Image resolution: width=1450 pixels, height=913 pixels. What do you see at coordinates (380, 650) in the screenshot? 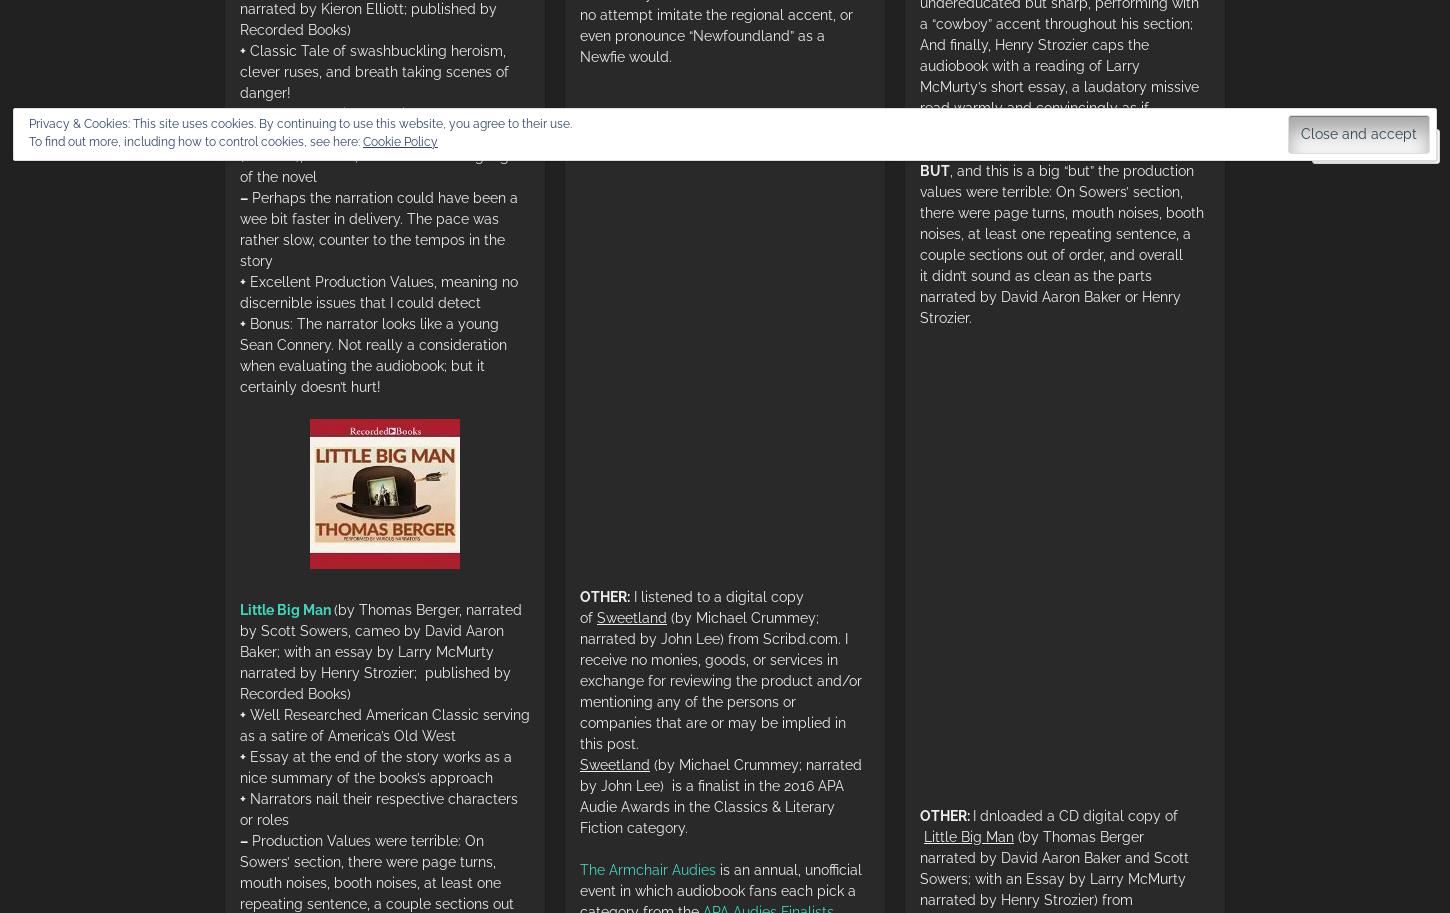
I see `'(by Thomas Berger, narrated by Scott Sowers, cameo by David Aaron Baker; with an essay by Larry McMurty narrated by Henry Strozier;  published by Recorded Books)'` at bounding box center [380, 650].